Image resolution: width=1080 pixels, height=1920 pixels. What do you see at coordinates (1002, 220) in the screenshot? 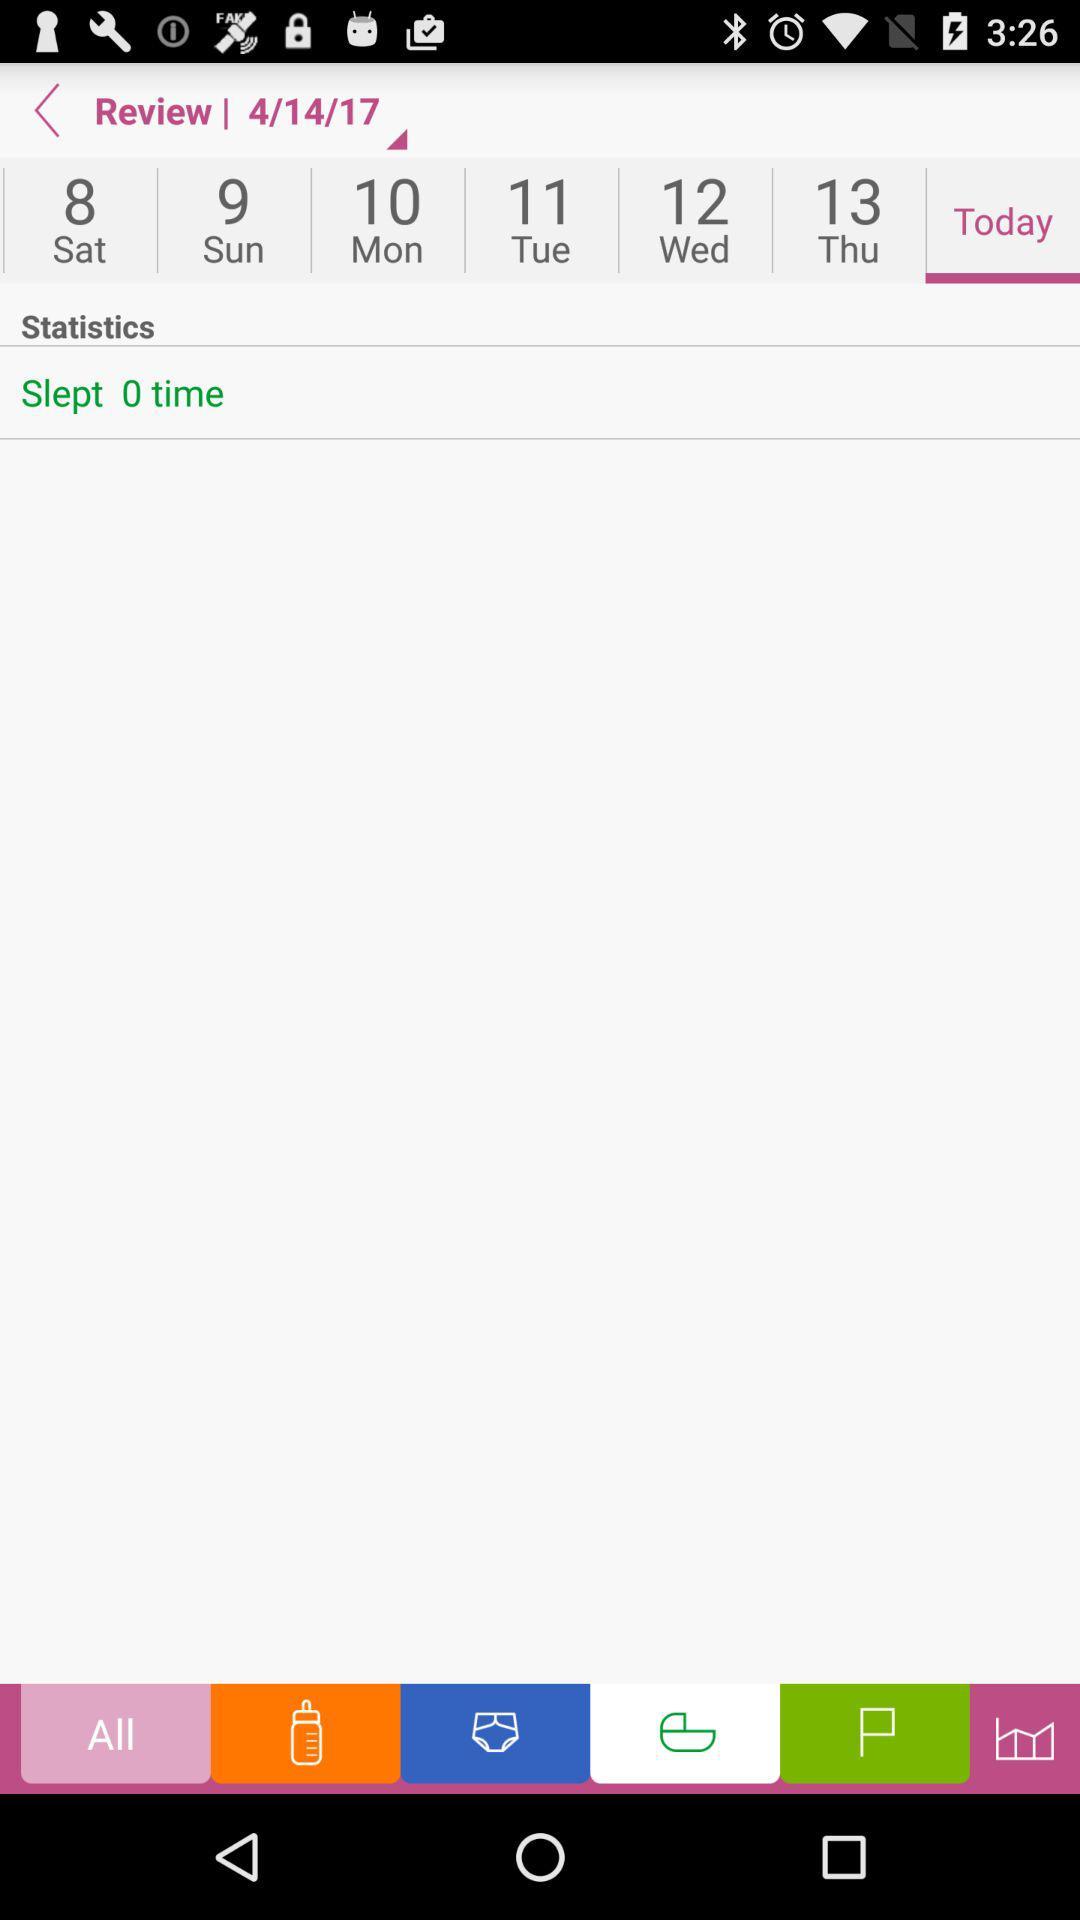
I see `the icon next to 13 icon` at bounding box center [1002, 220].